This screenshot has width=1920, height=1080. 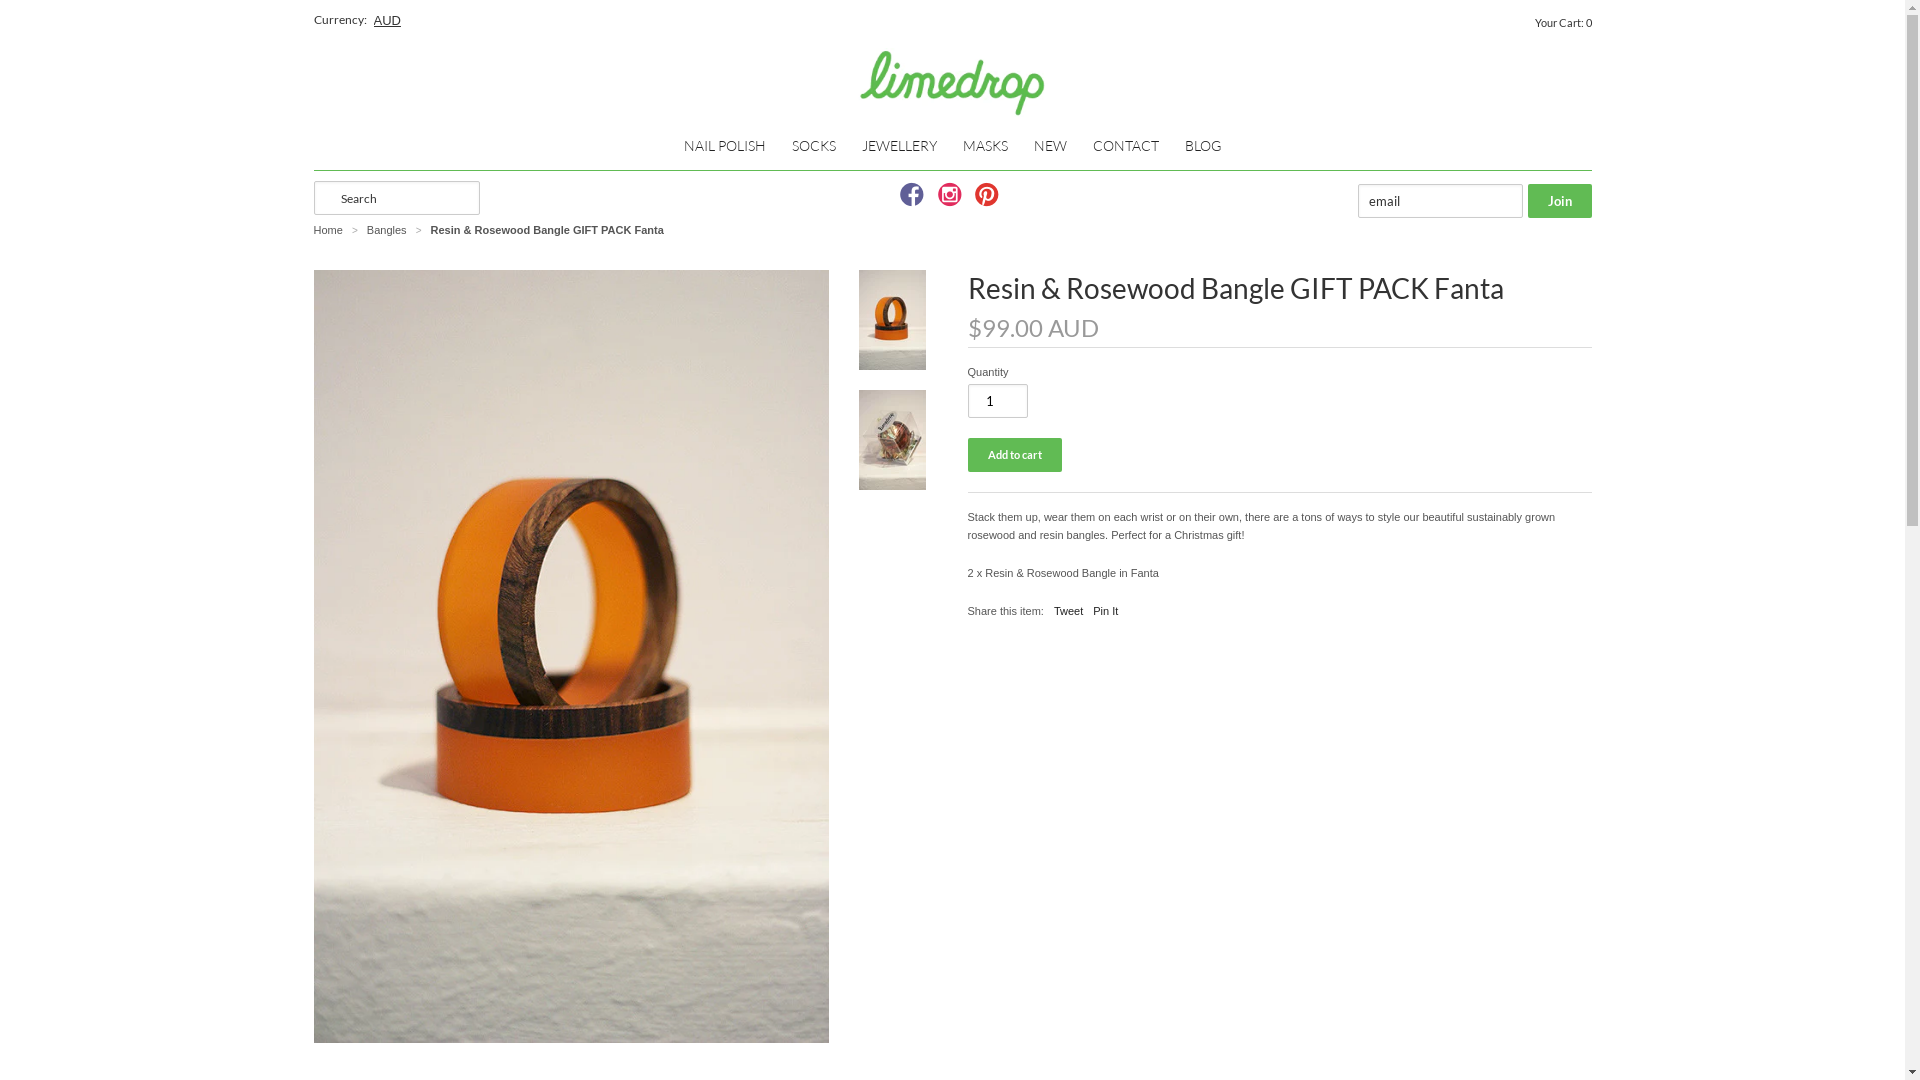 I want to click on 'MASKS', so click(x=985, y=145).